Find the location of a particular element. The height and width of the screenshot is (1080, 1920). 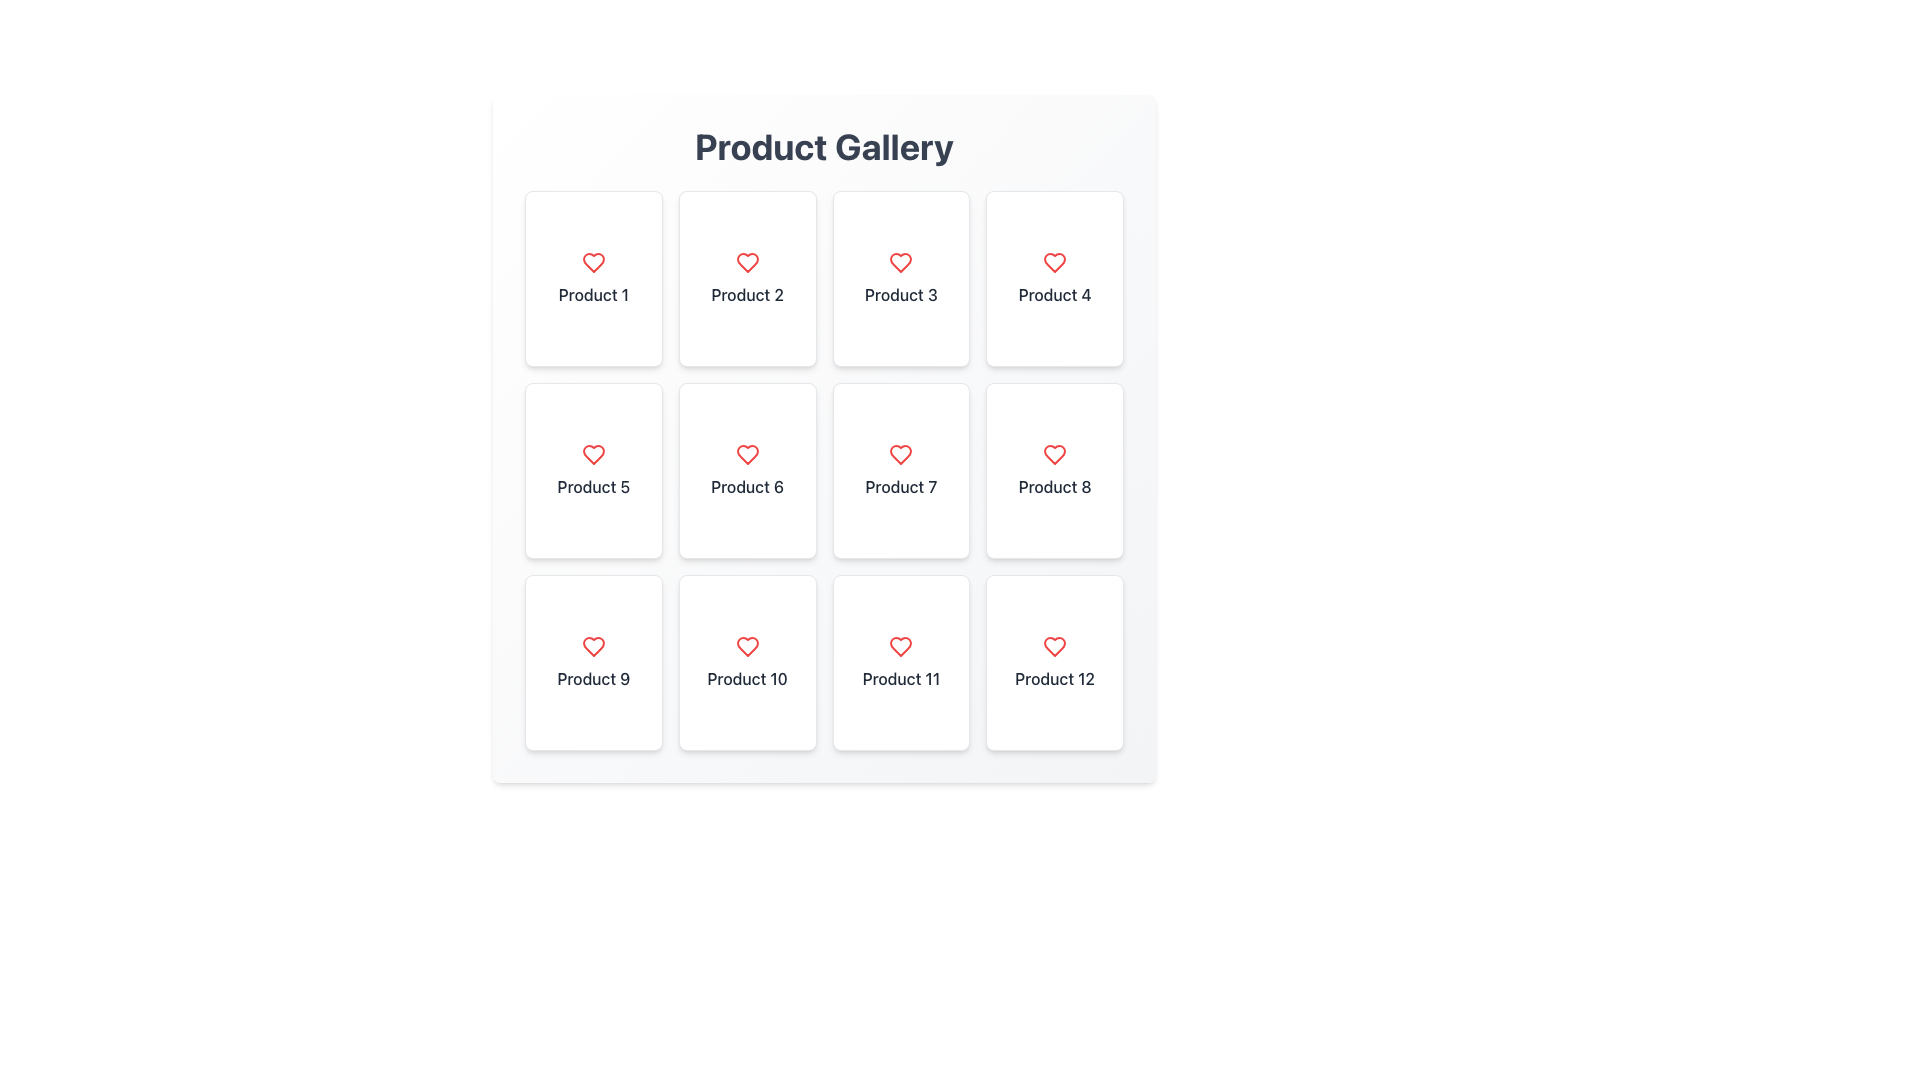

the heart-shaped SVG icon located in the top-left corner of the 'Product Gallery' grid, associated with 'Product 1', to indicate interest in the product is located at coordinates (592, 261).